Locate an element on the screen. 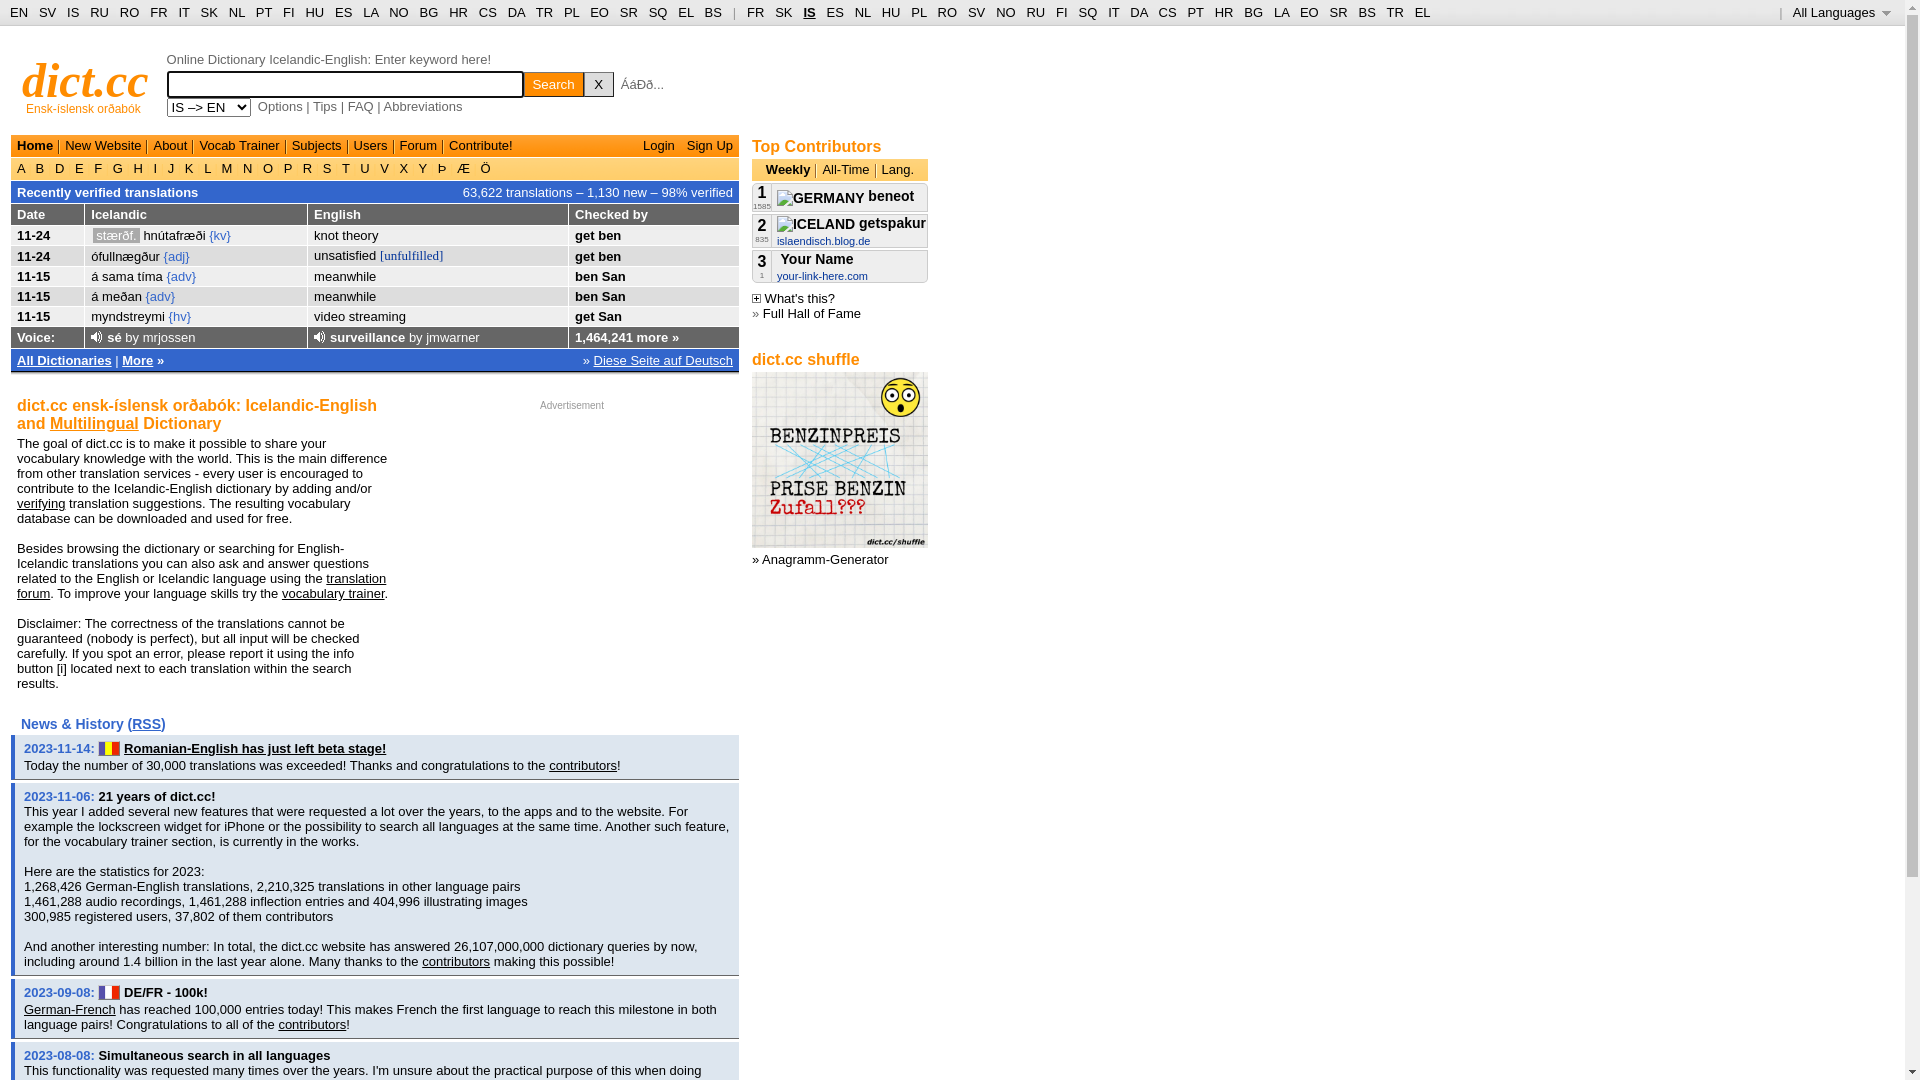  'dict.cc' is located at coordinates (84, 79).